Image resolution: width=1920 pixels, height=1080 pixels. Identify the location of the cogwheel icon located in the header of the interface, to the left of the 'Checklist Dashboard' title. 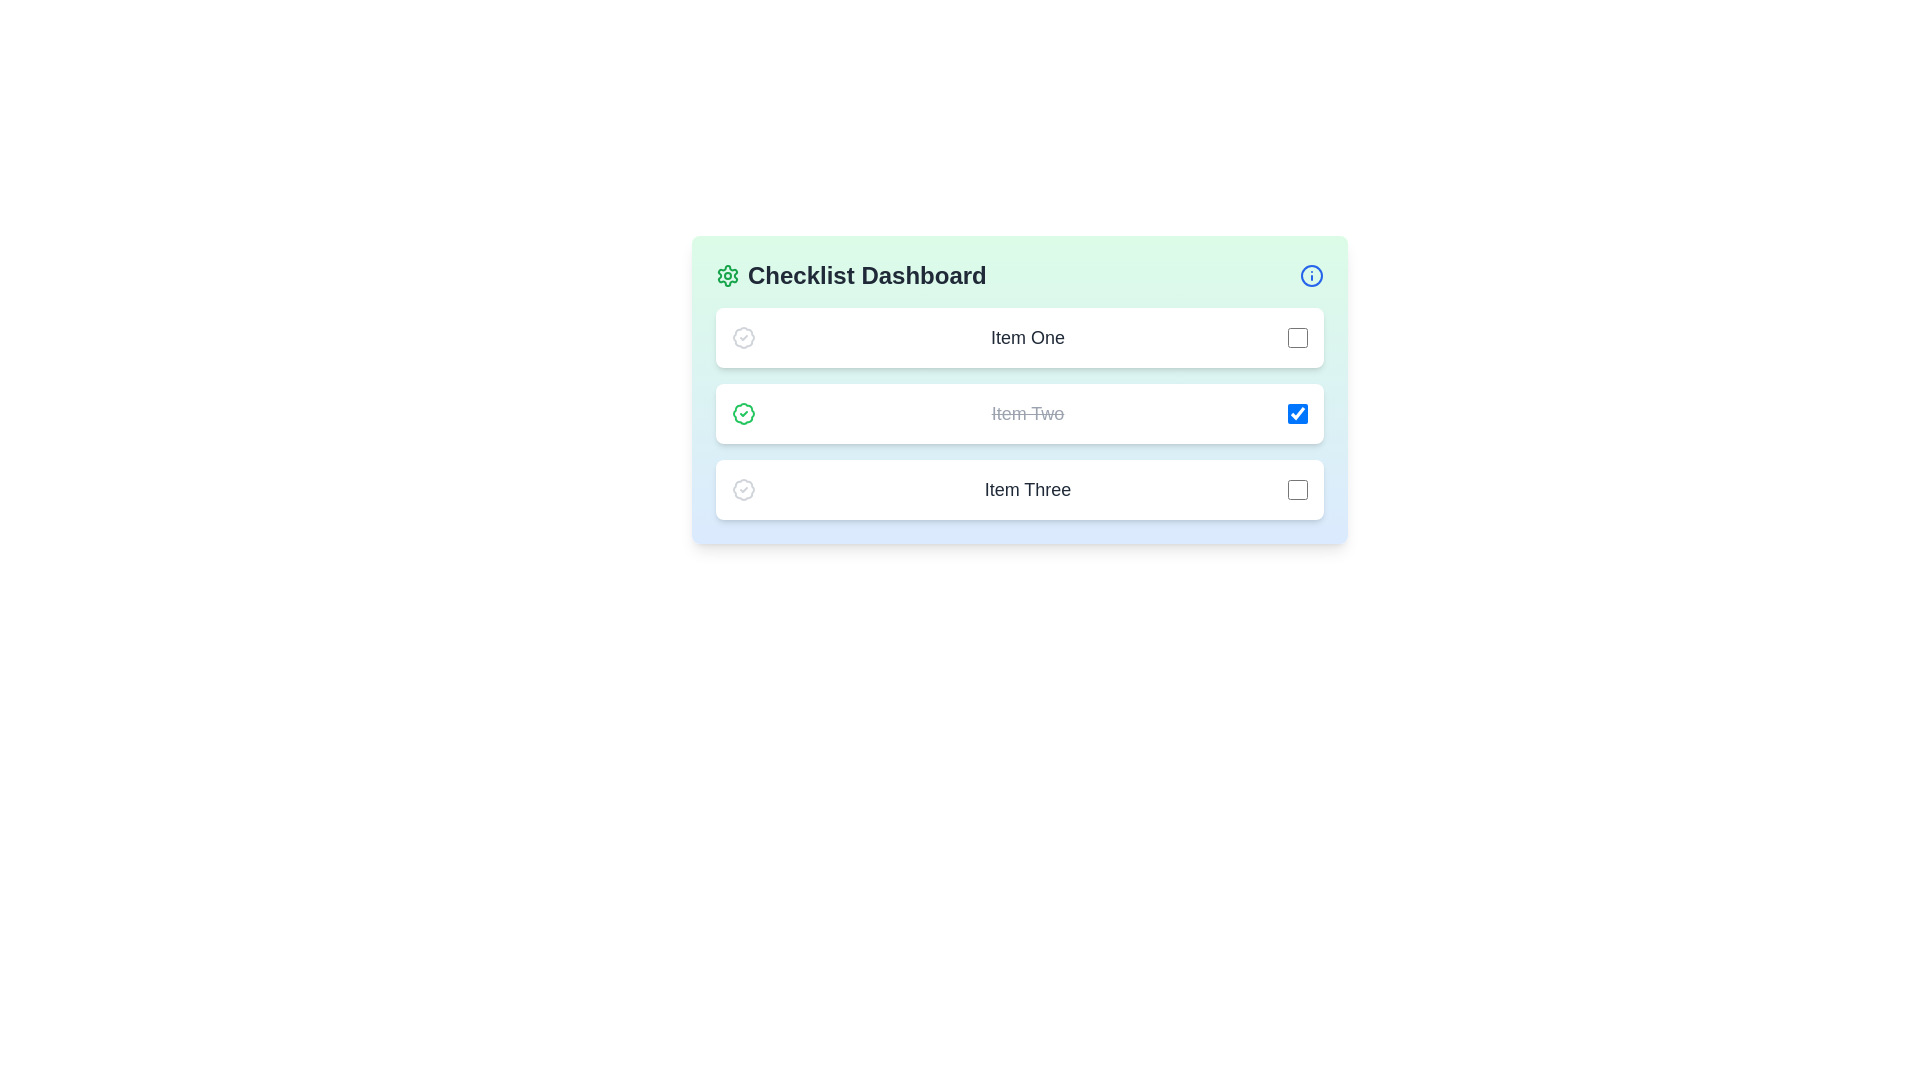
(727, 276).